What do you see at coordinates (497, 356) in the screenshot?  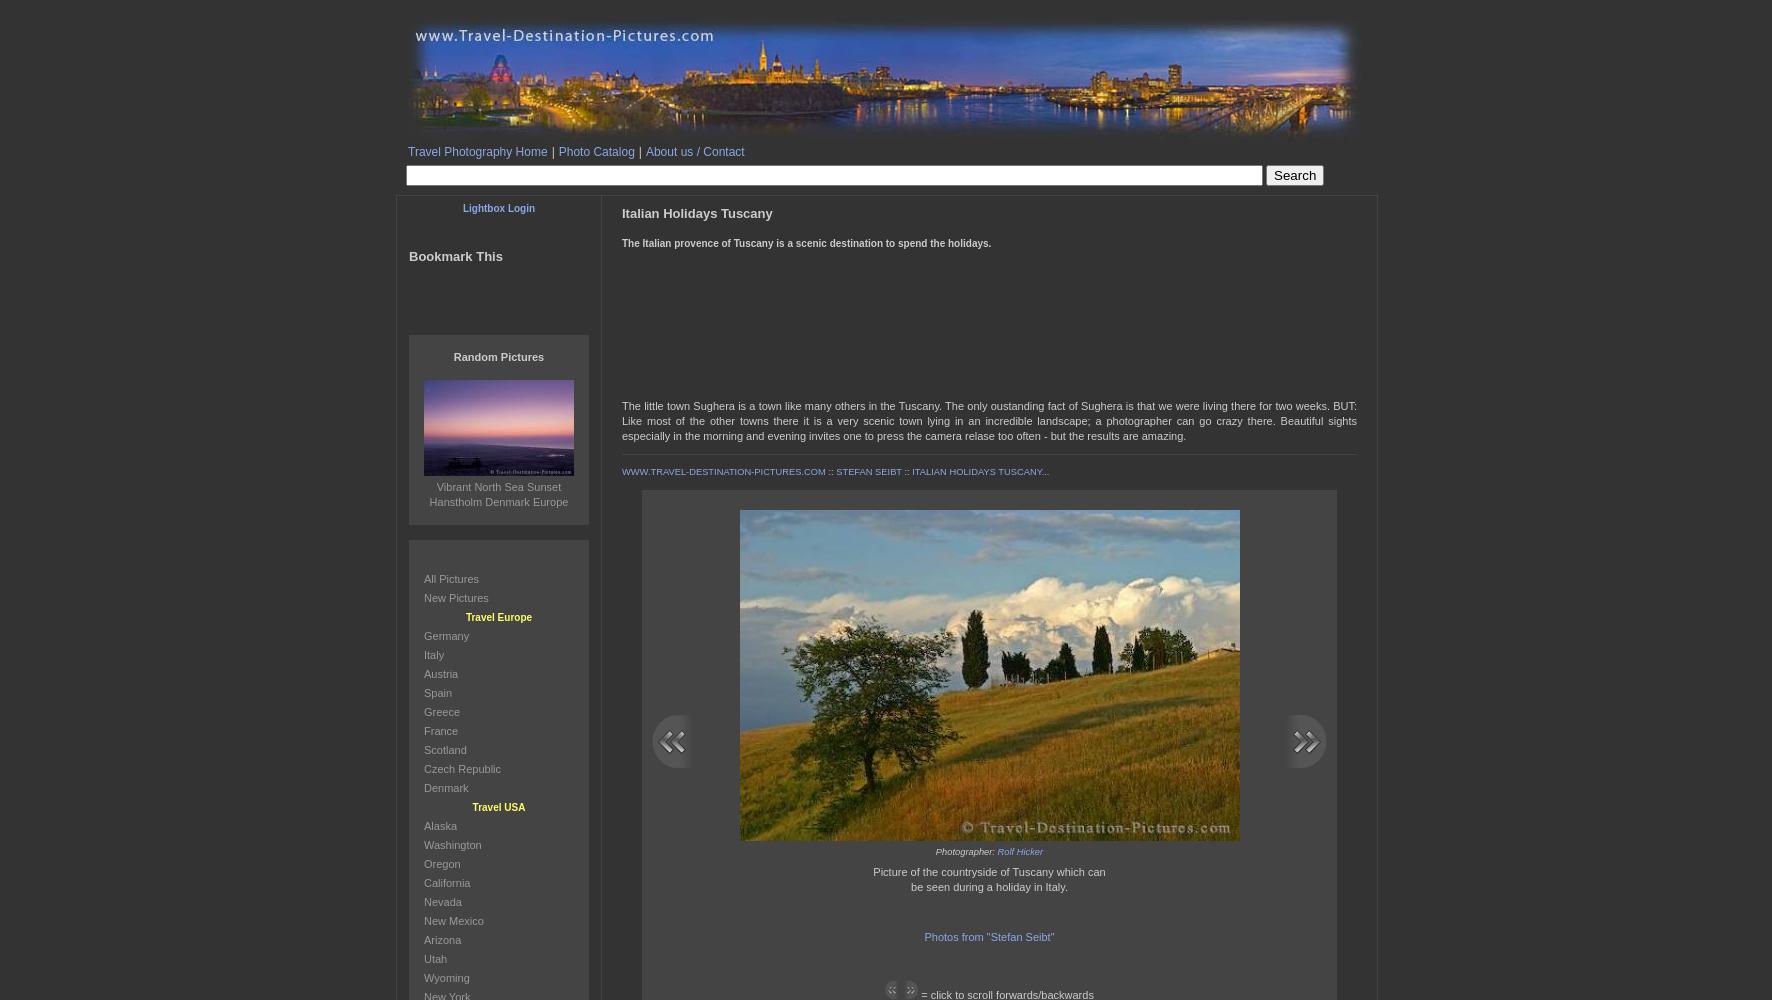 I see `'Random Pictures'` at bounding box center [497, 356].